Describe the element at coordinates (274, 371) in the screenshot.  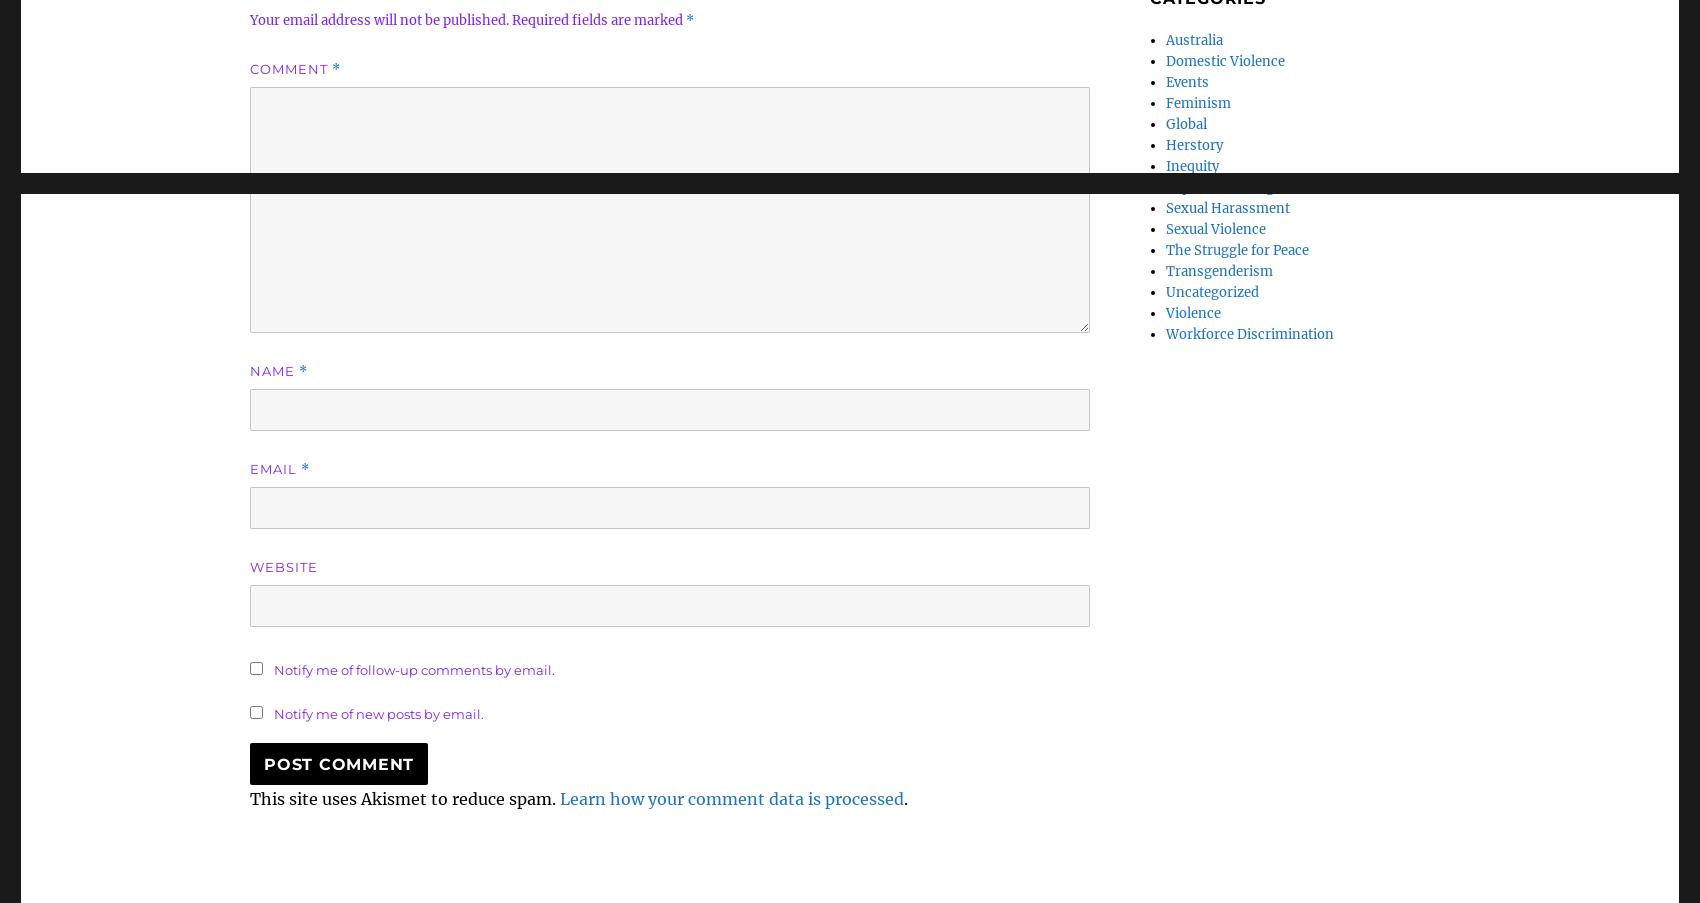
I see `'Name'` at that location.